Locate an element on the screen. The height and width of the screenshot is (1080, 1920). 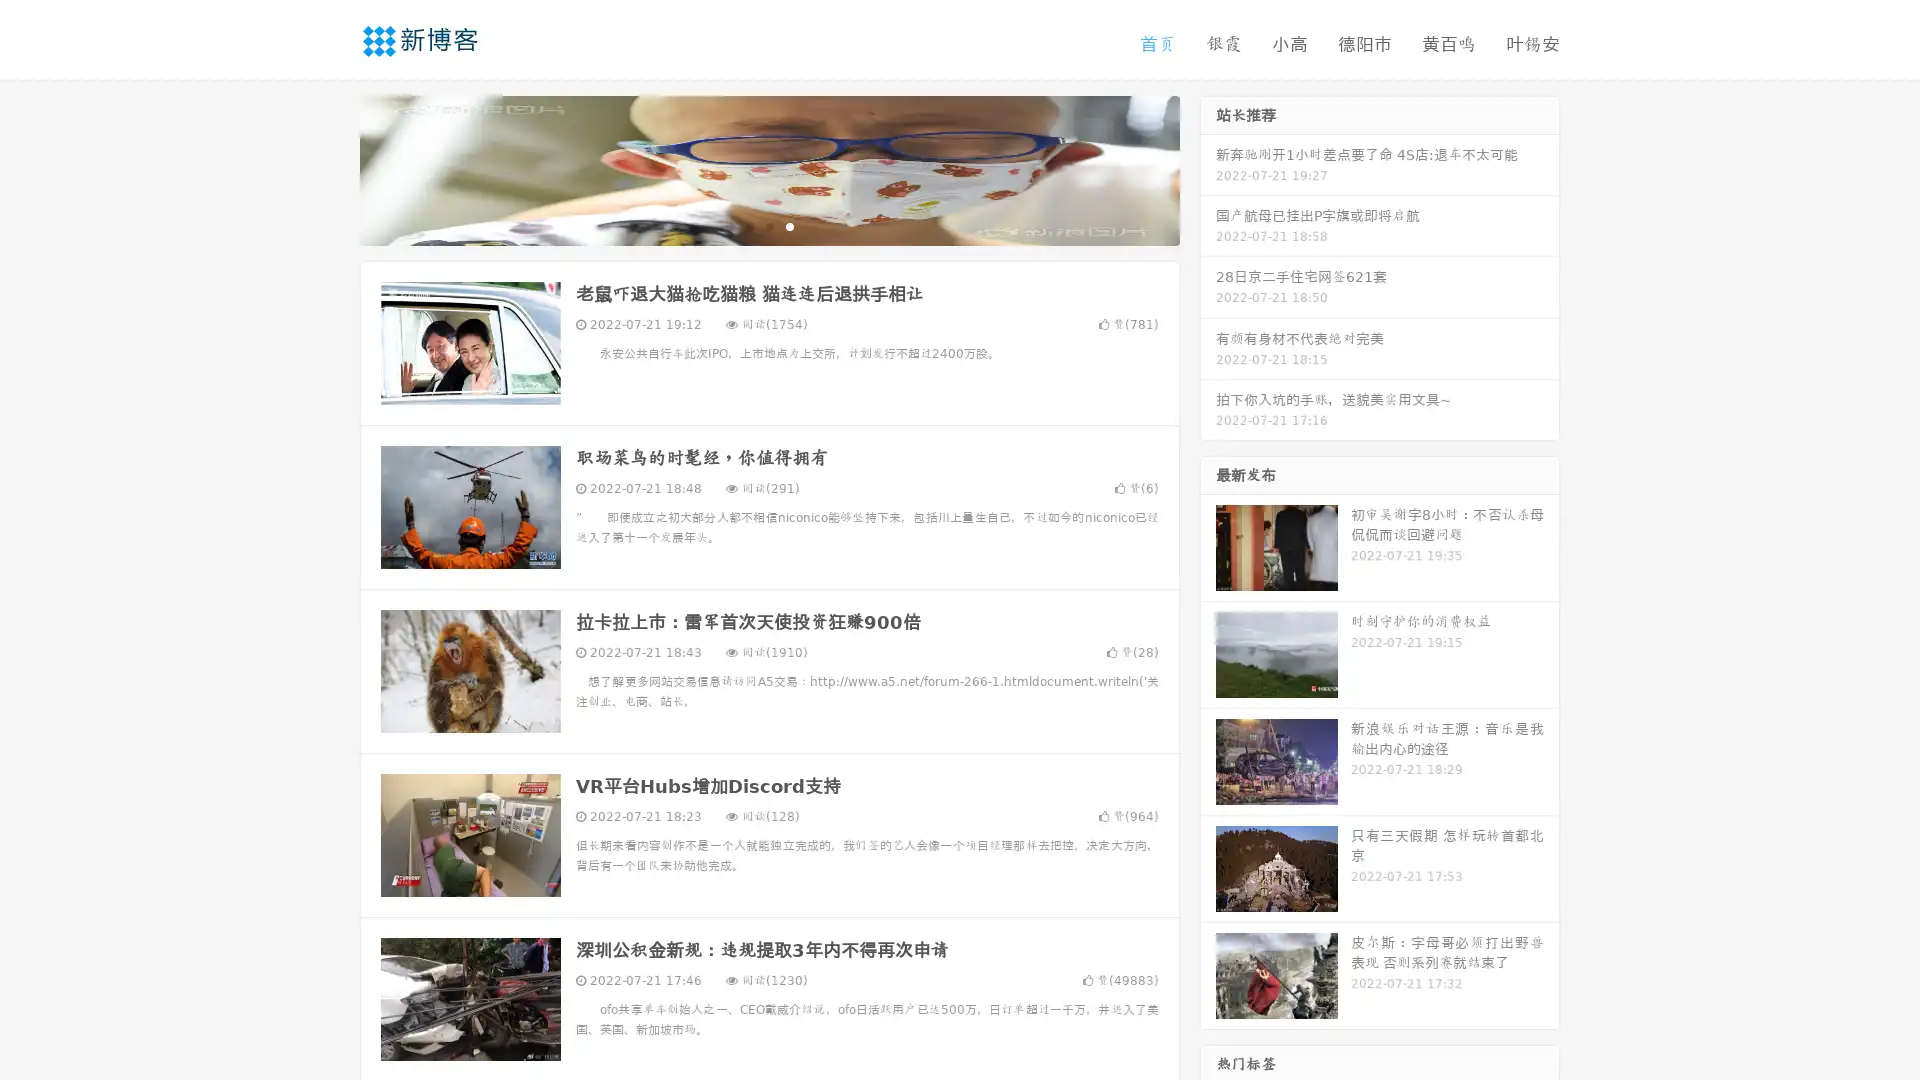
Go to slide 1 is located at coordinates (748, 225).